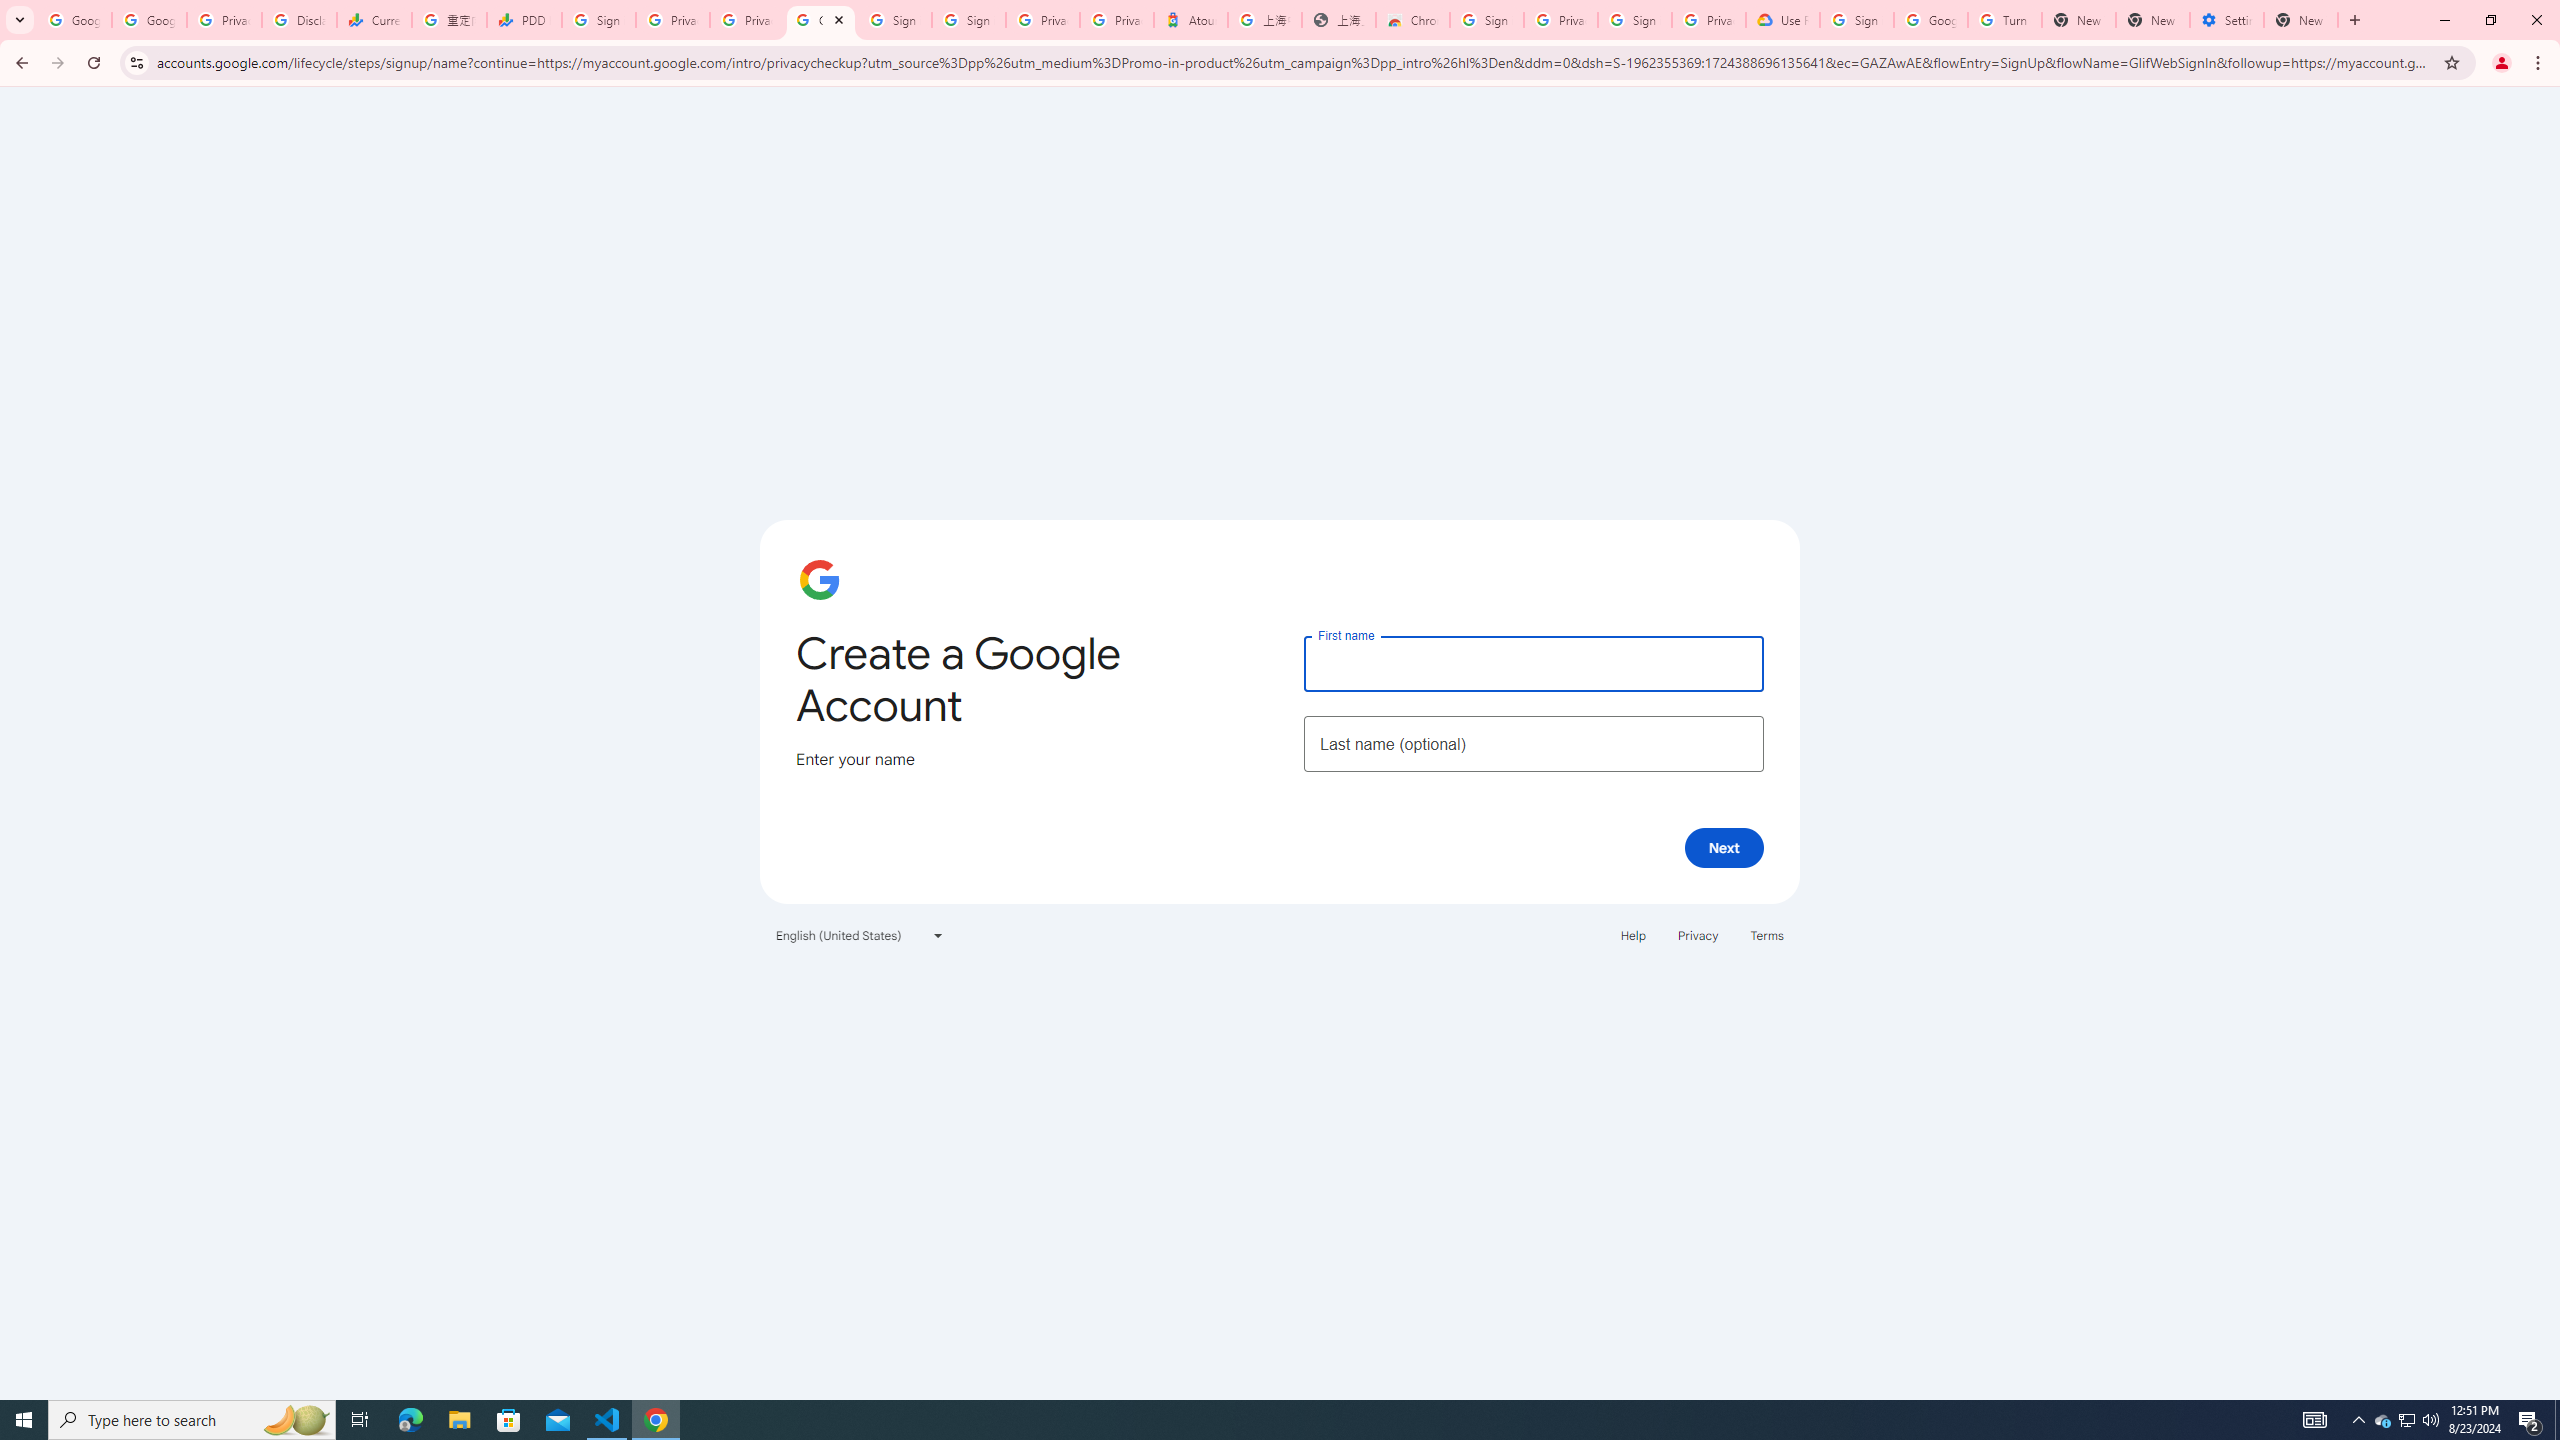 The width and height of the screenshot is (2560, 1440). Describe the element at coordinates (1766, 934) in the screenshot. I see `'Terms'` at that location.